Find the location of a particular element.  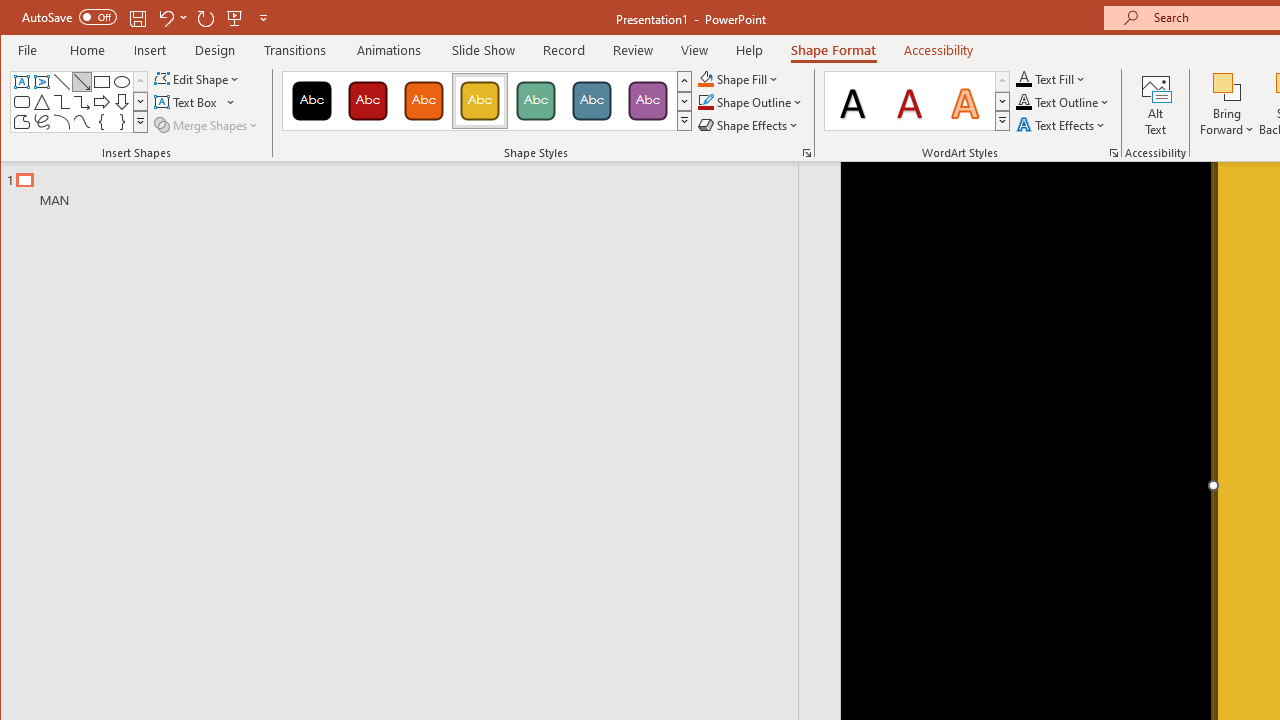

'Colored Fill - Dark Red, Accent 1' is located at coordinates (368, 100).